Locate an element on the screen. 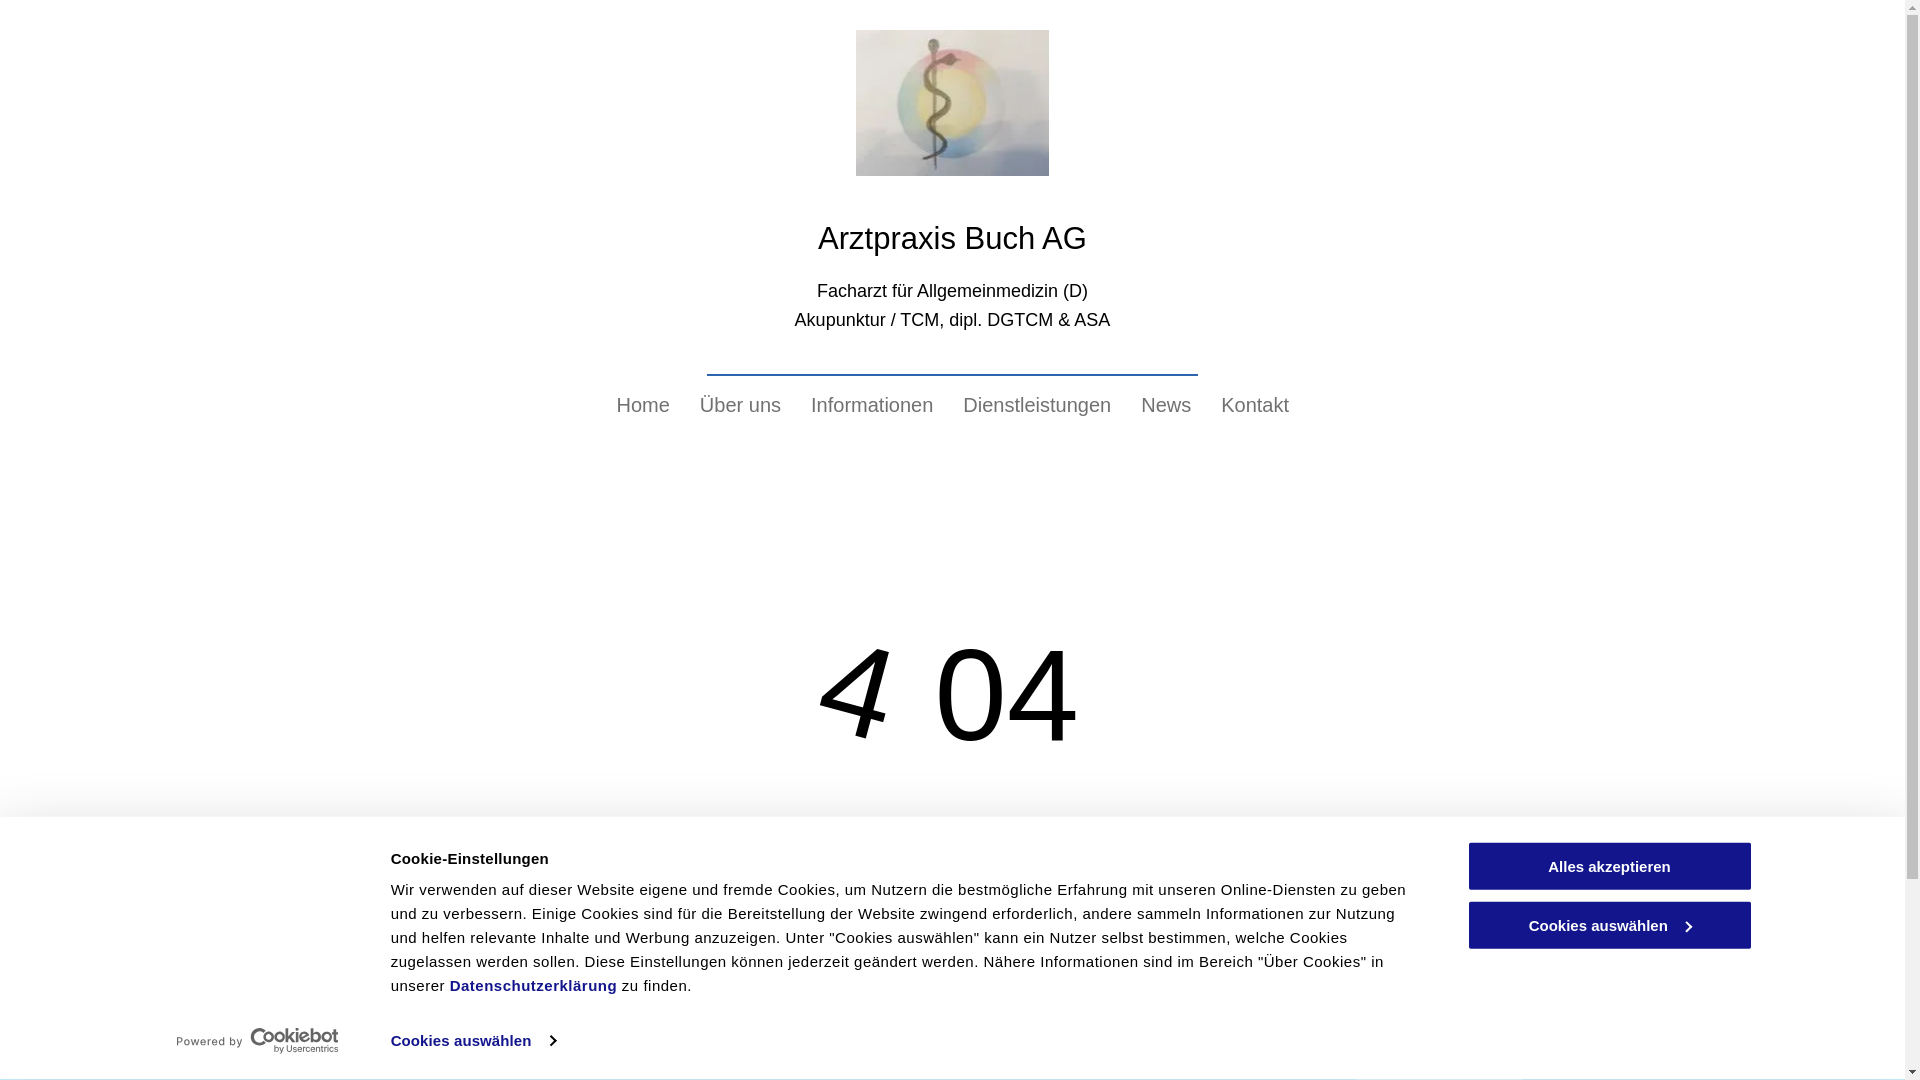 Image resolution: width=1920 pixels, height=1080 pixels. 'Informationen' is located at coordinates (872, 405).